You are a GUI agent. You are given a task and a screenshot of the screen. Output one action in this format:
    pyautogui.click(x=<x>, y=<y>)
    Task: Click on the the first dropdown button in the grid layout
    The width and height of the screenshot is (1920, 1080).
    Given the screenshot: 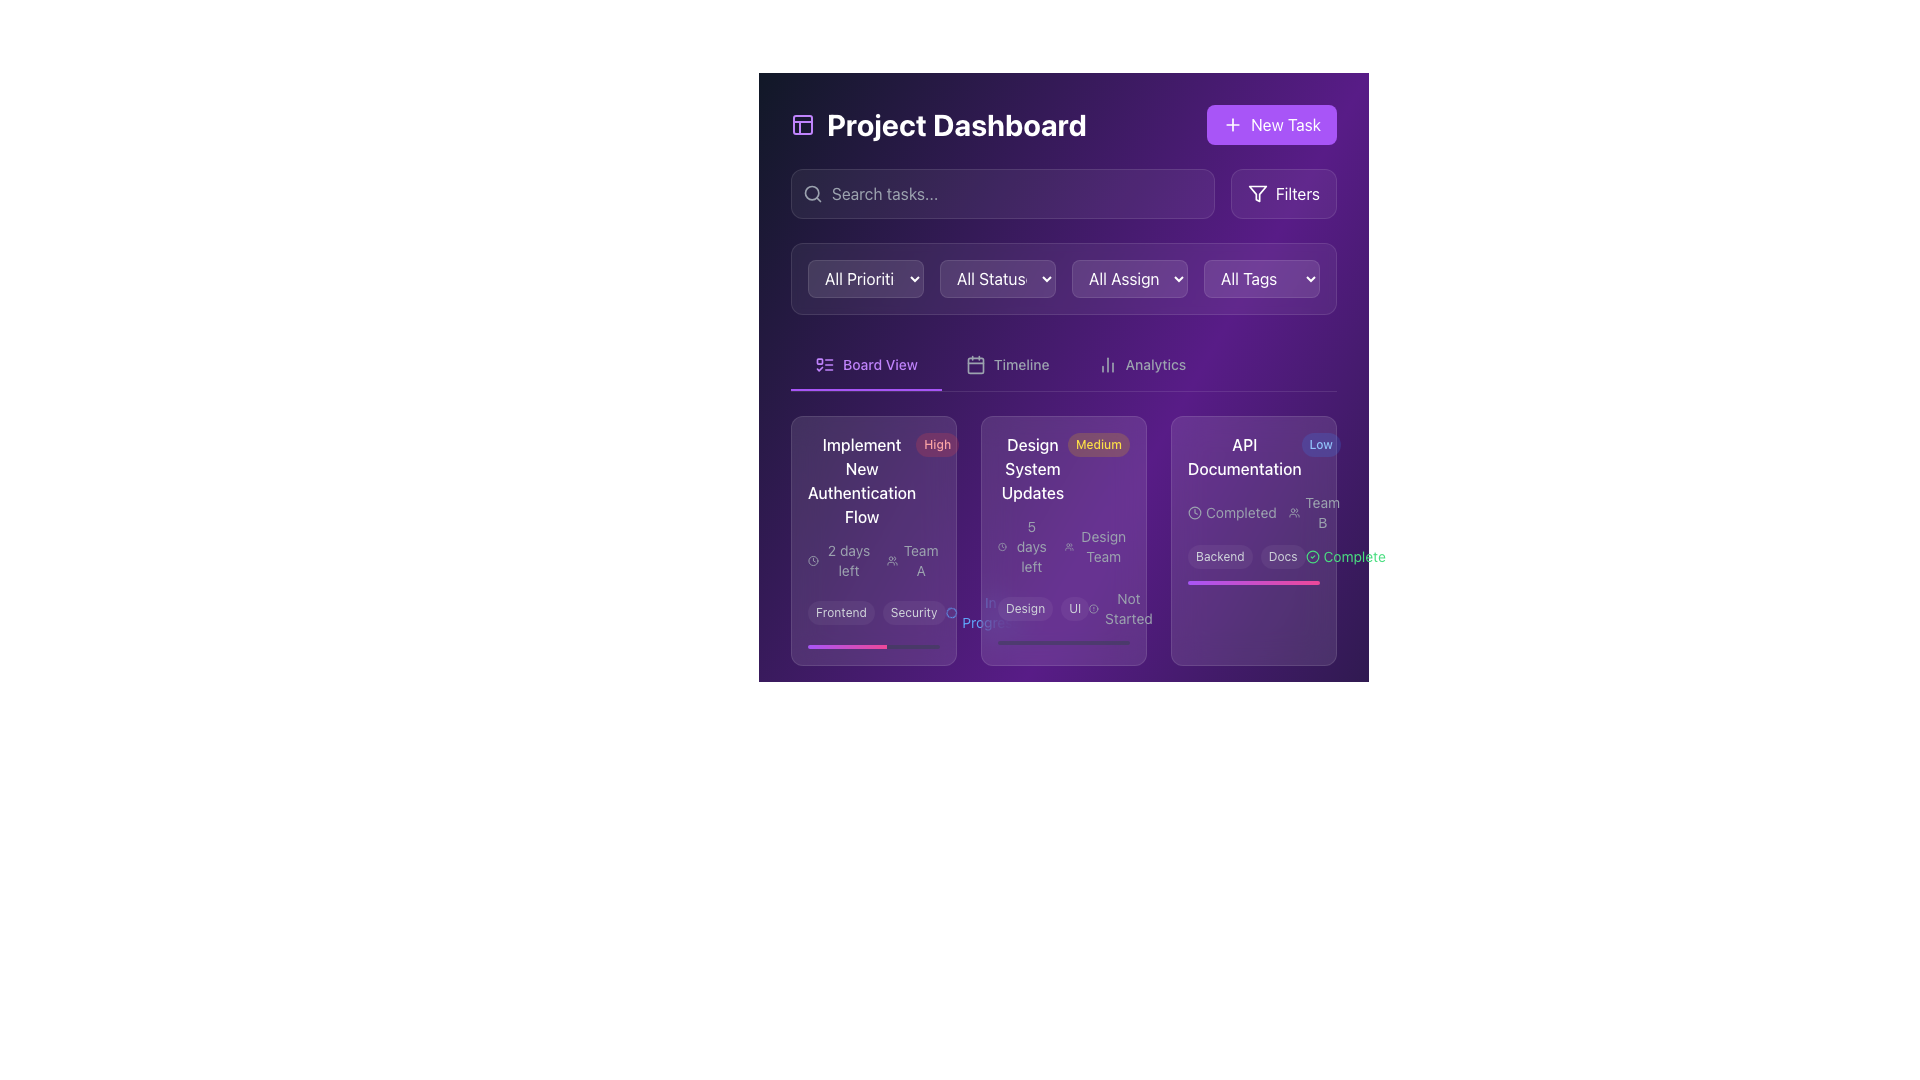 What is the action you would take?
    pyautogui.click(x=865, y=278)
    